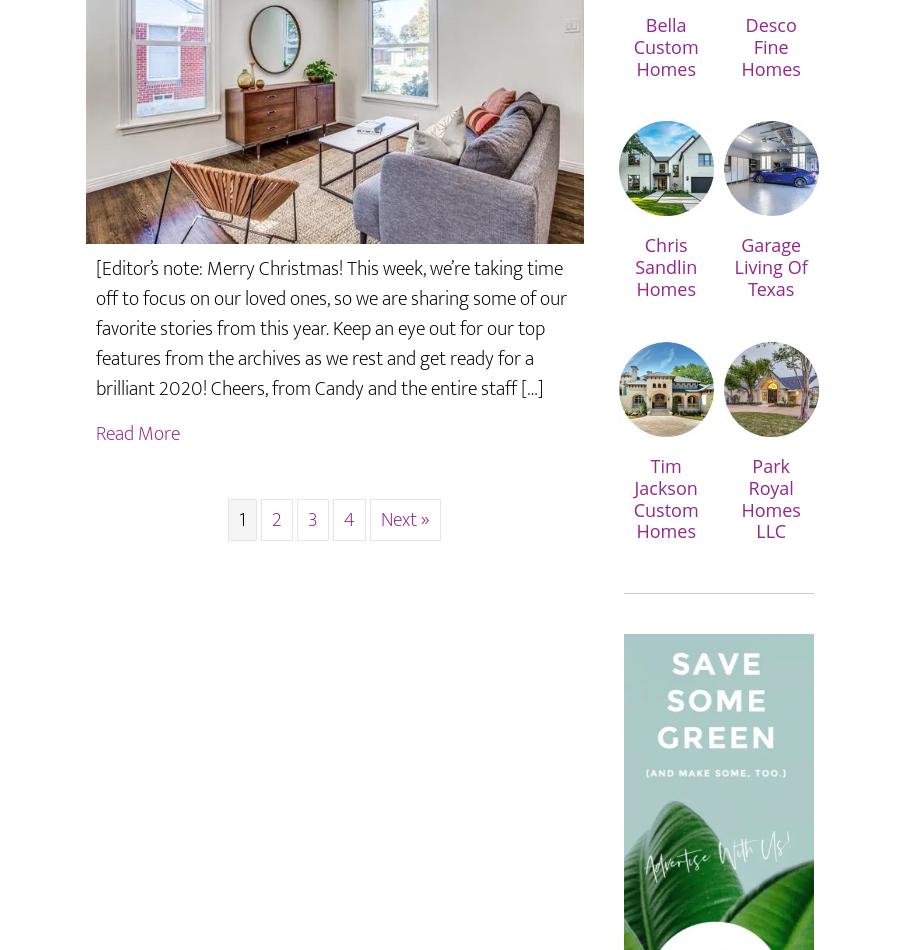 The image size is (910, 950). Describe the element at coordinates (770, 46) in the screenshot. I see `'Desco Fine Homes'` at that location.